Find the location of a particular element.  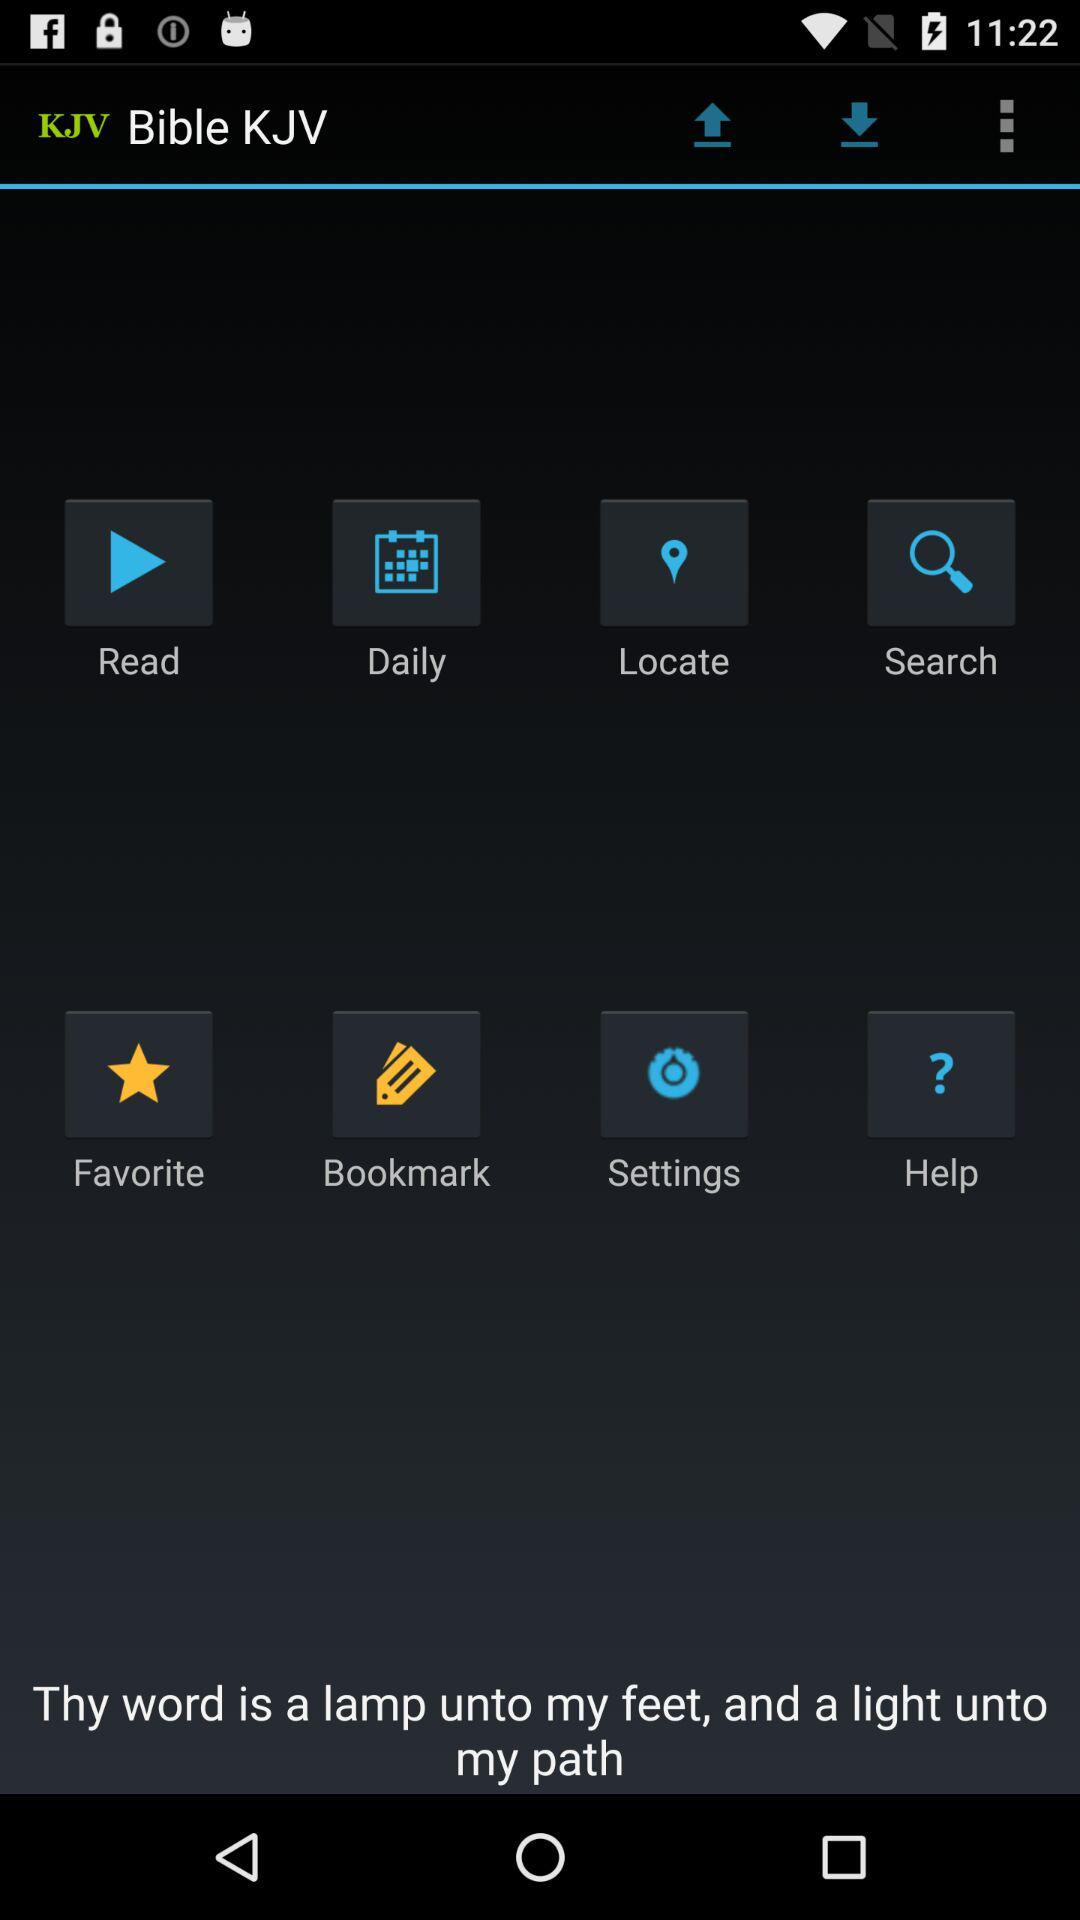

the play icon is located at coordinates (137, 600).